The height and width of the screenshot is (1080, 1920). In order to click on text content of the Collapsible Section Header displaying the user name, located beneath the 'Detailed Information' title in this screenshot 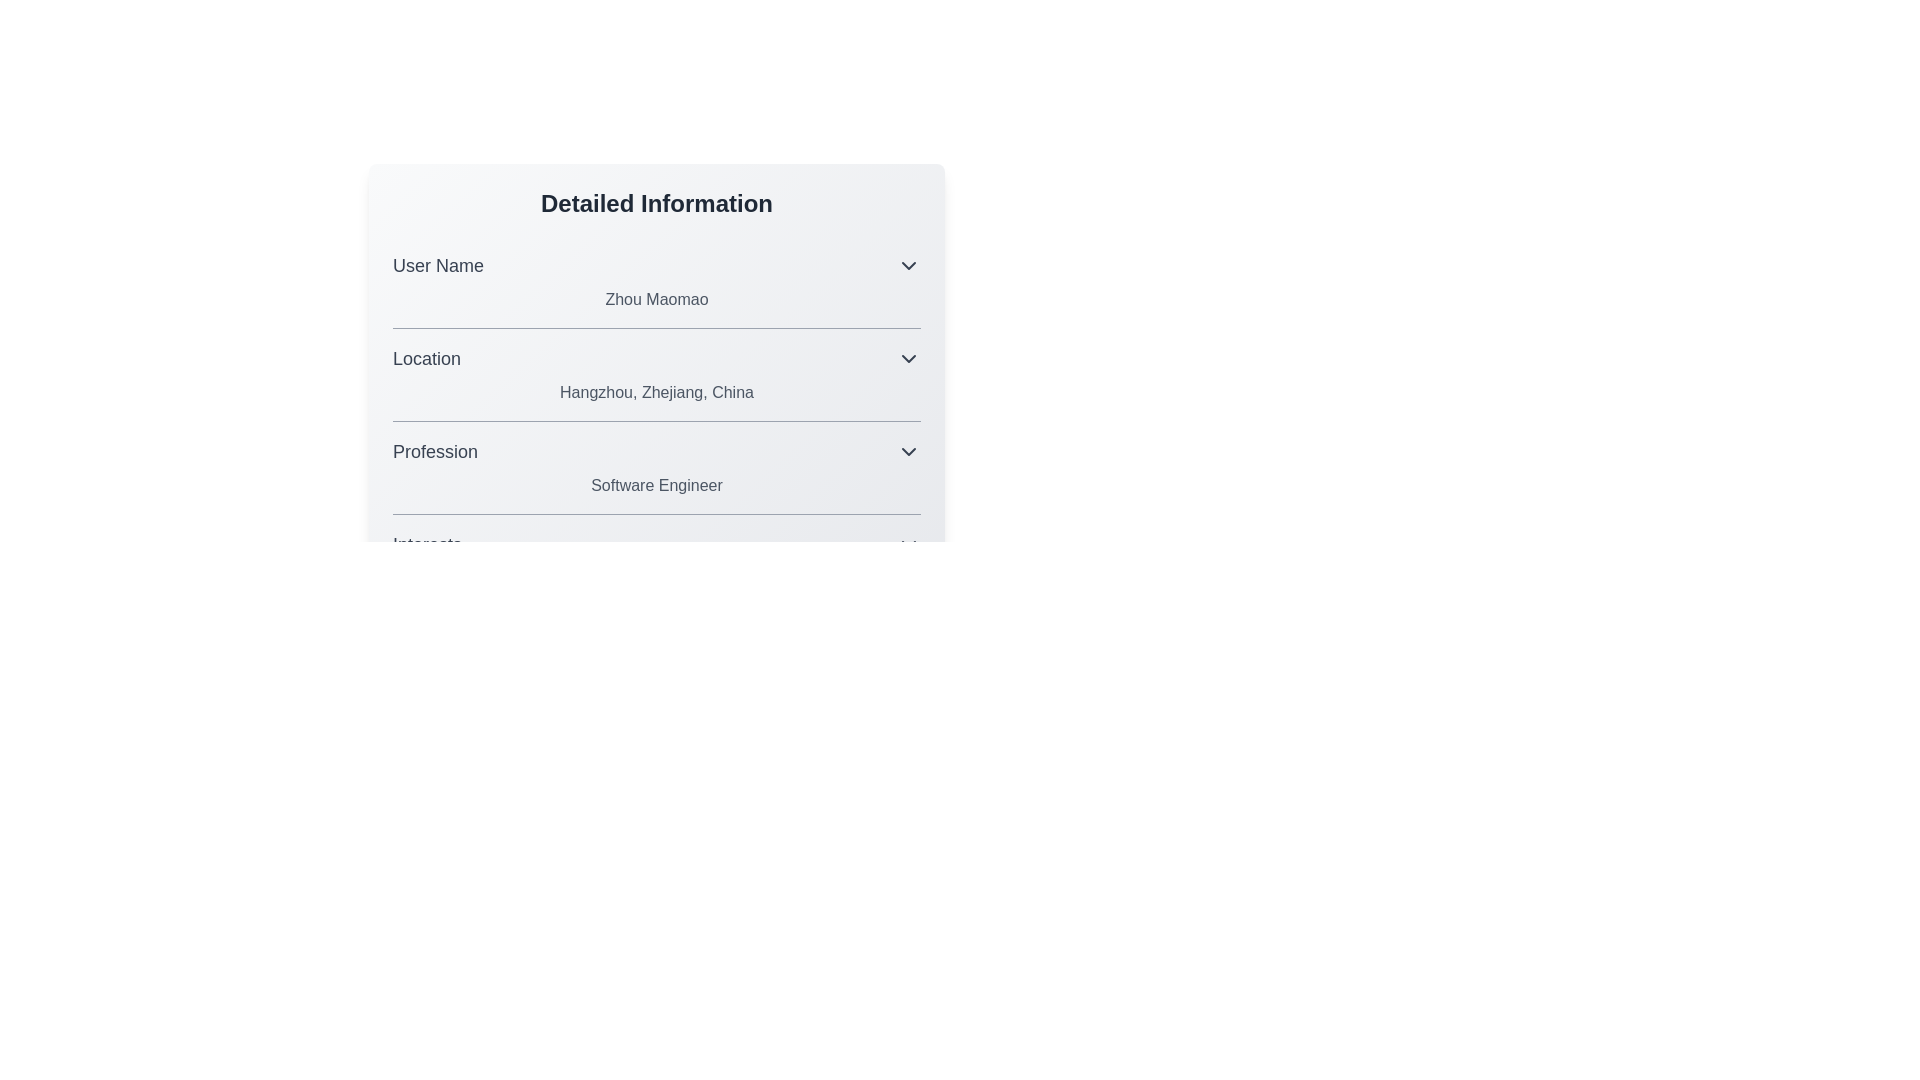, I will do `click(657, 281)`.